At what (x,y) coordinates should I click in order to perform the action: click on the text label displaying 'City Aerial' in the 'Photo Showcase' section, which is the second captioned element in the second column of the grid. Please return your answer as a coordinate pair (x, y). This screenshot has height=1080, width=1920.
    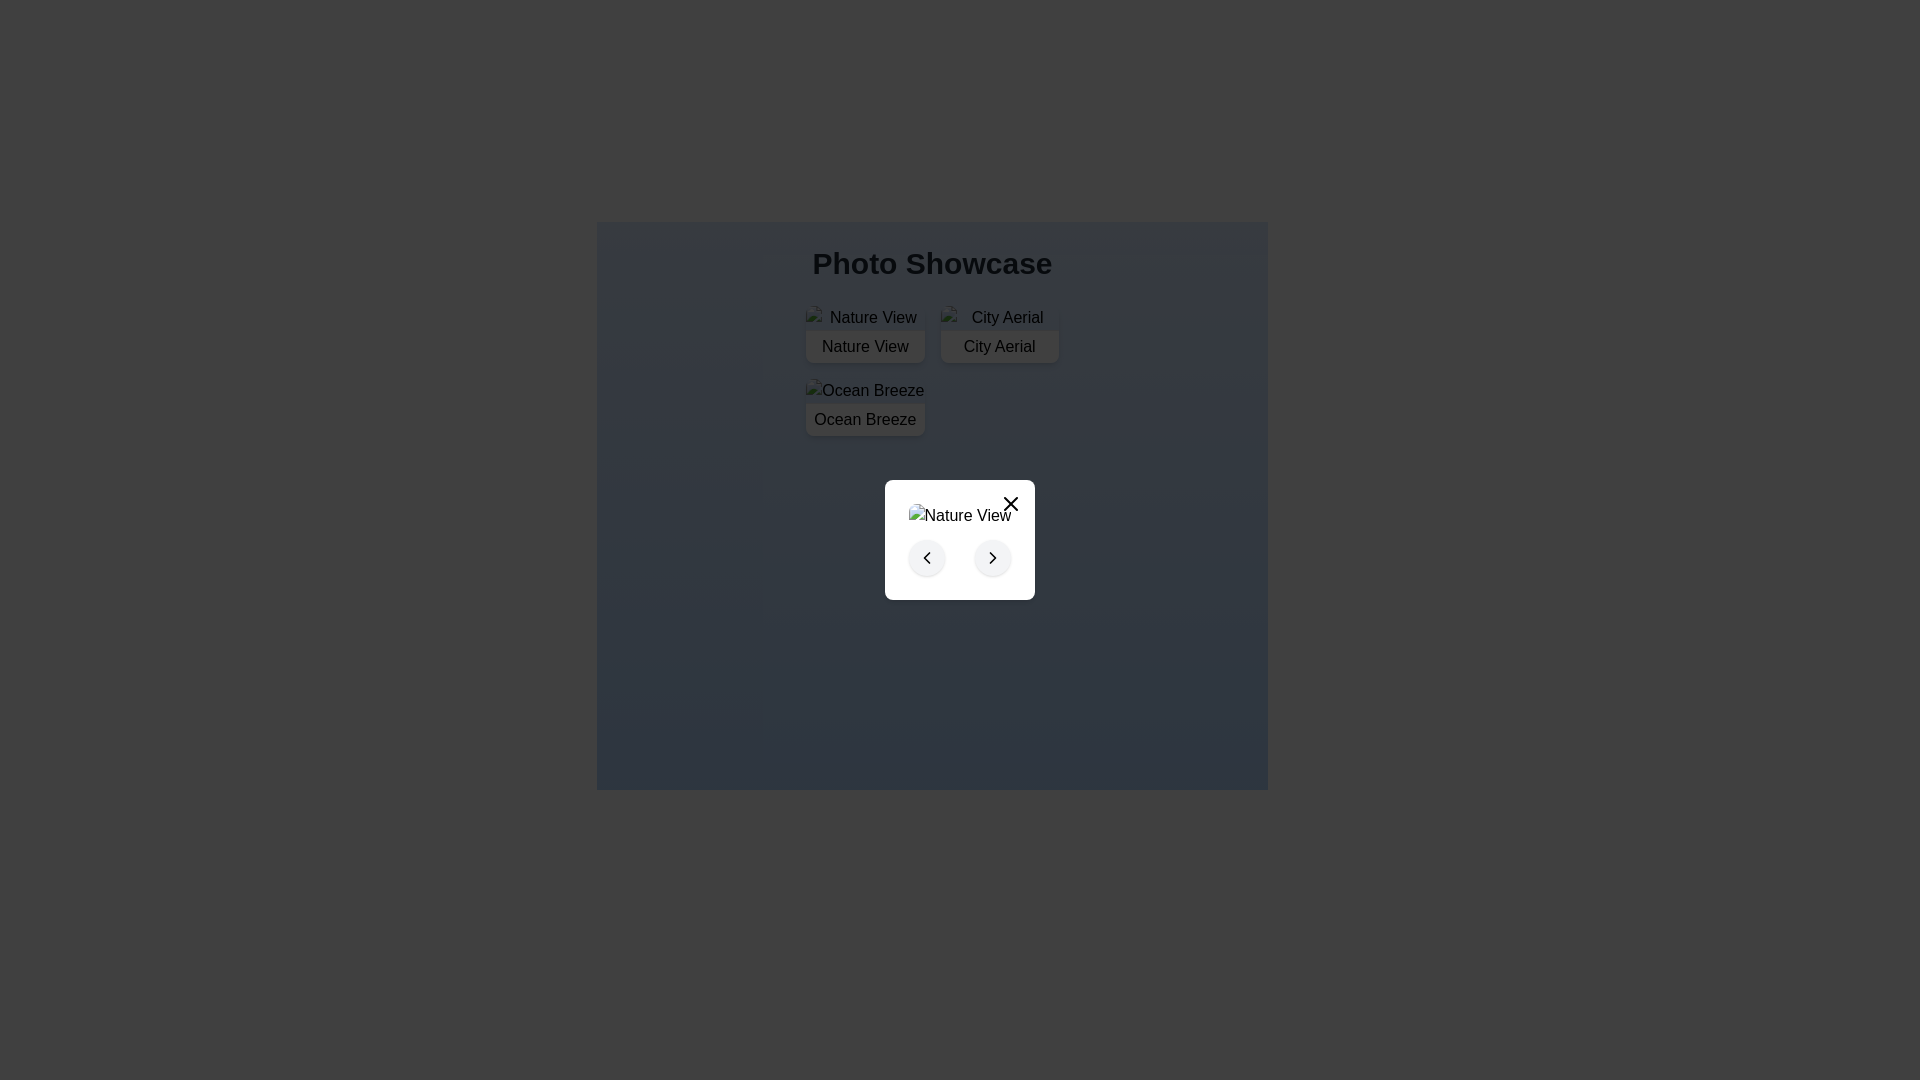
    Looking at the image, I should click on (999, 345).